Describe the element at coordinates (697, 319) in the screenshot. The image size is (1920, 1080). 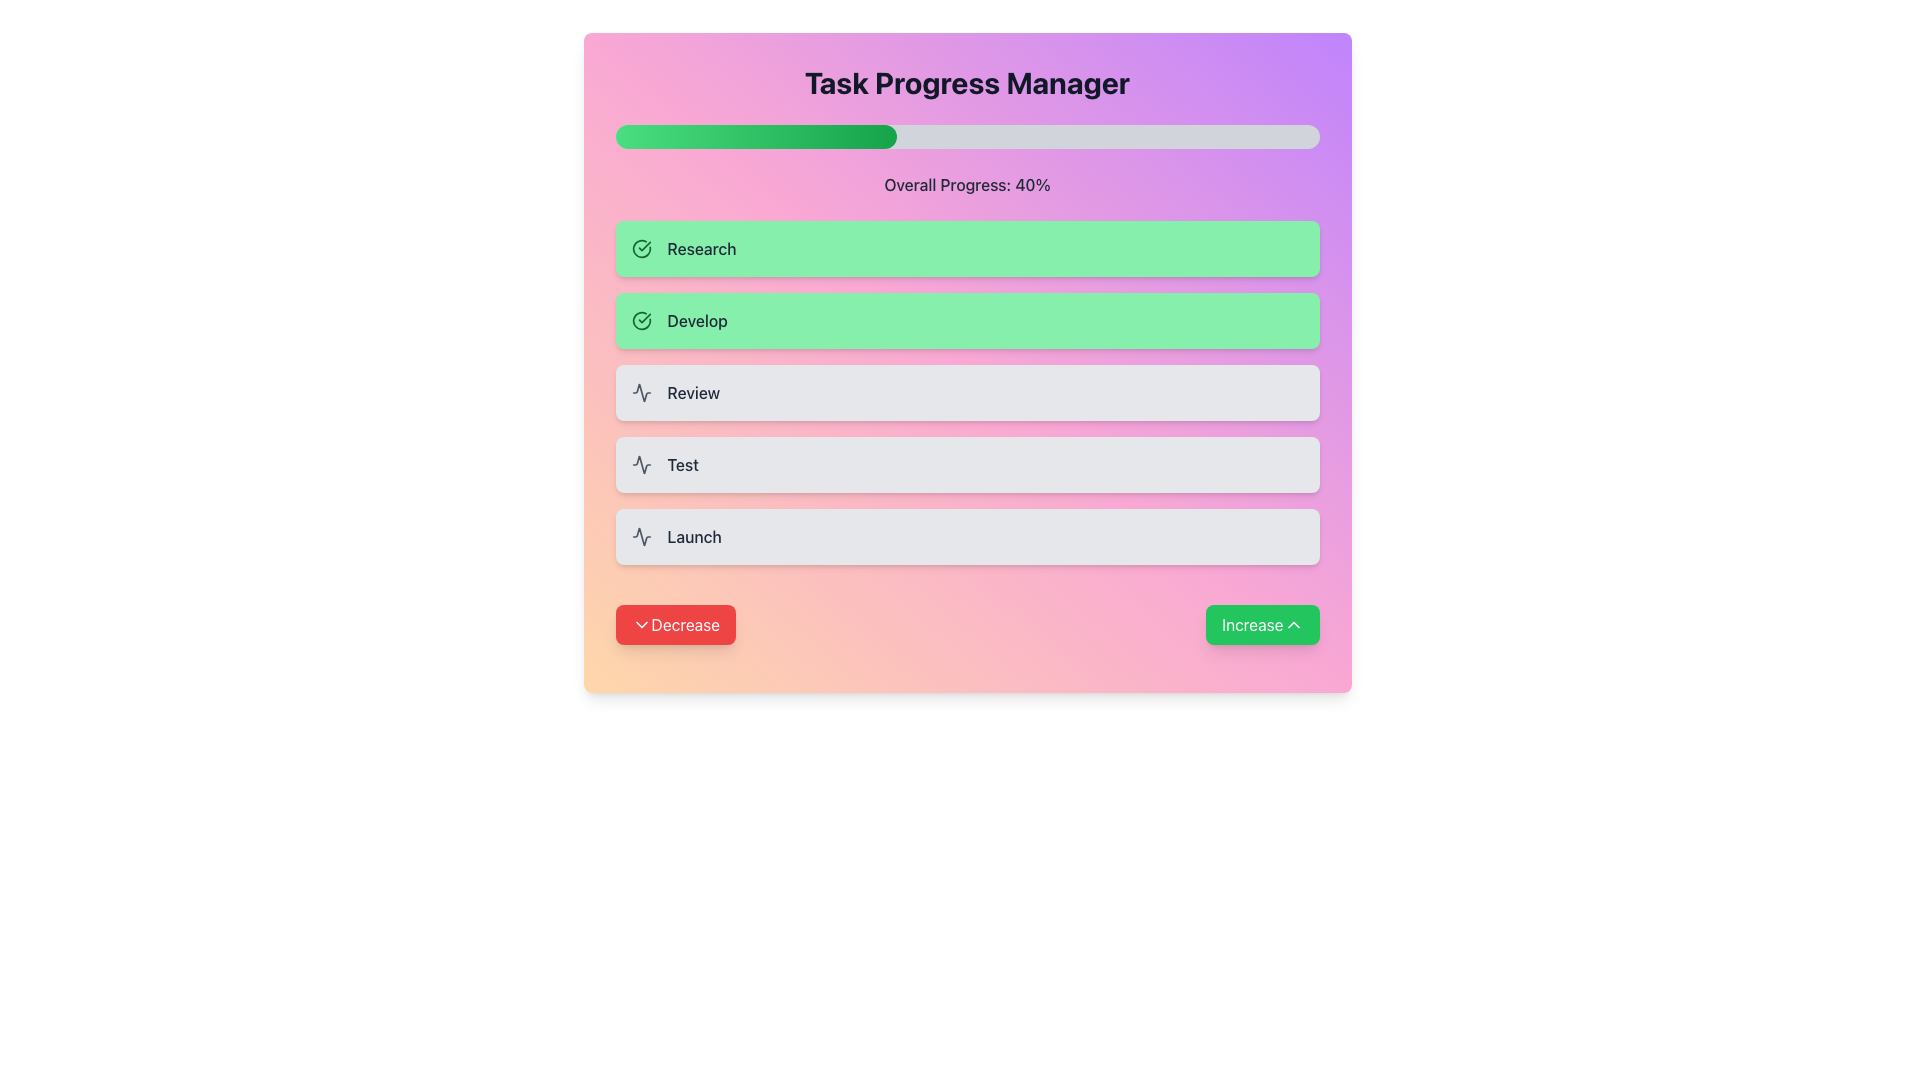
I see `the text label that identifies a specific step in the progress manager interface, which is styled with a green background and is positioned between 'Research' and 'Review'` at that location.